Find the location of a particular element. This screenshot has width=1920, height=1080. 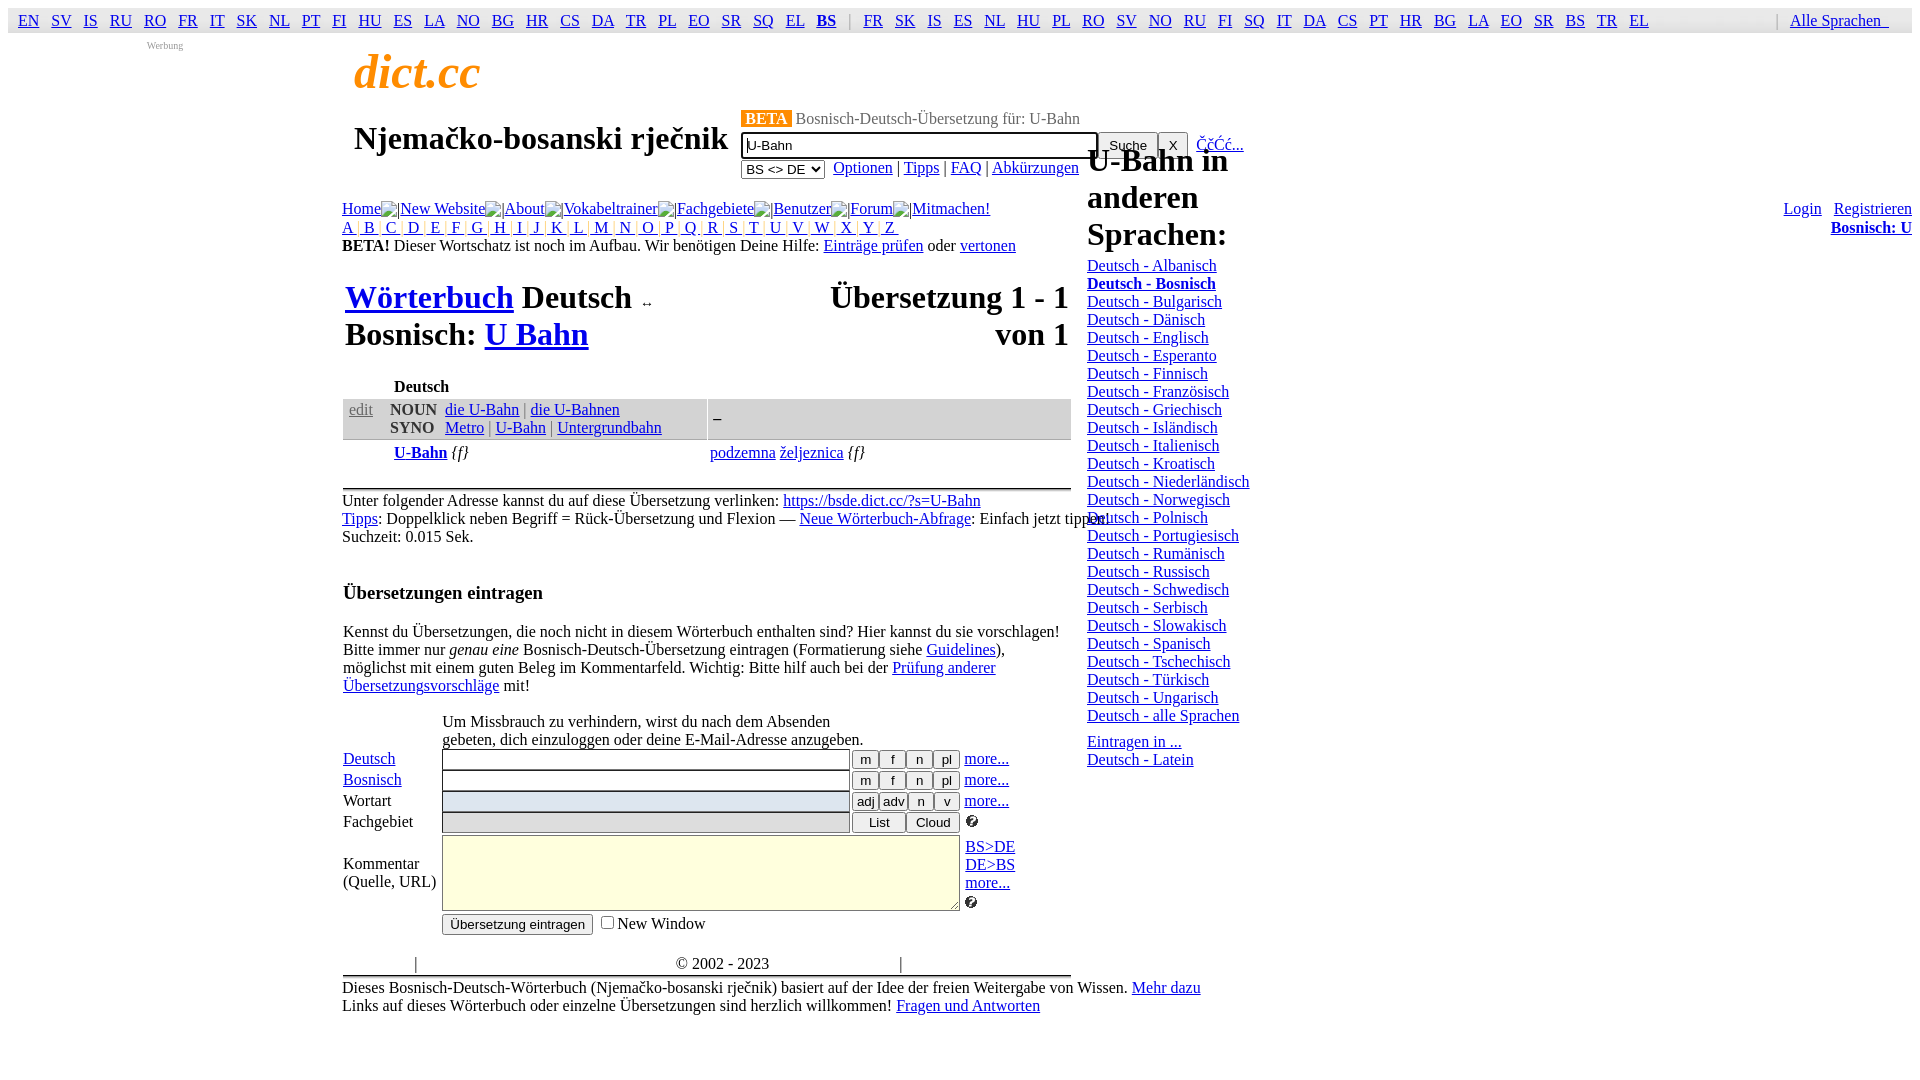

'vertonen' is located at coordinates (988, 244).